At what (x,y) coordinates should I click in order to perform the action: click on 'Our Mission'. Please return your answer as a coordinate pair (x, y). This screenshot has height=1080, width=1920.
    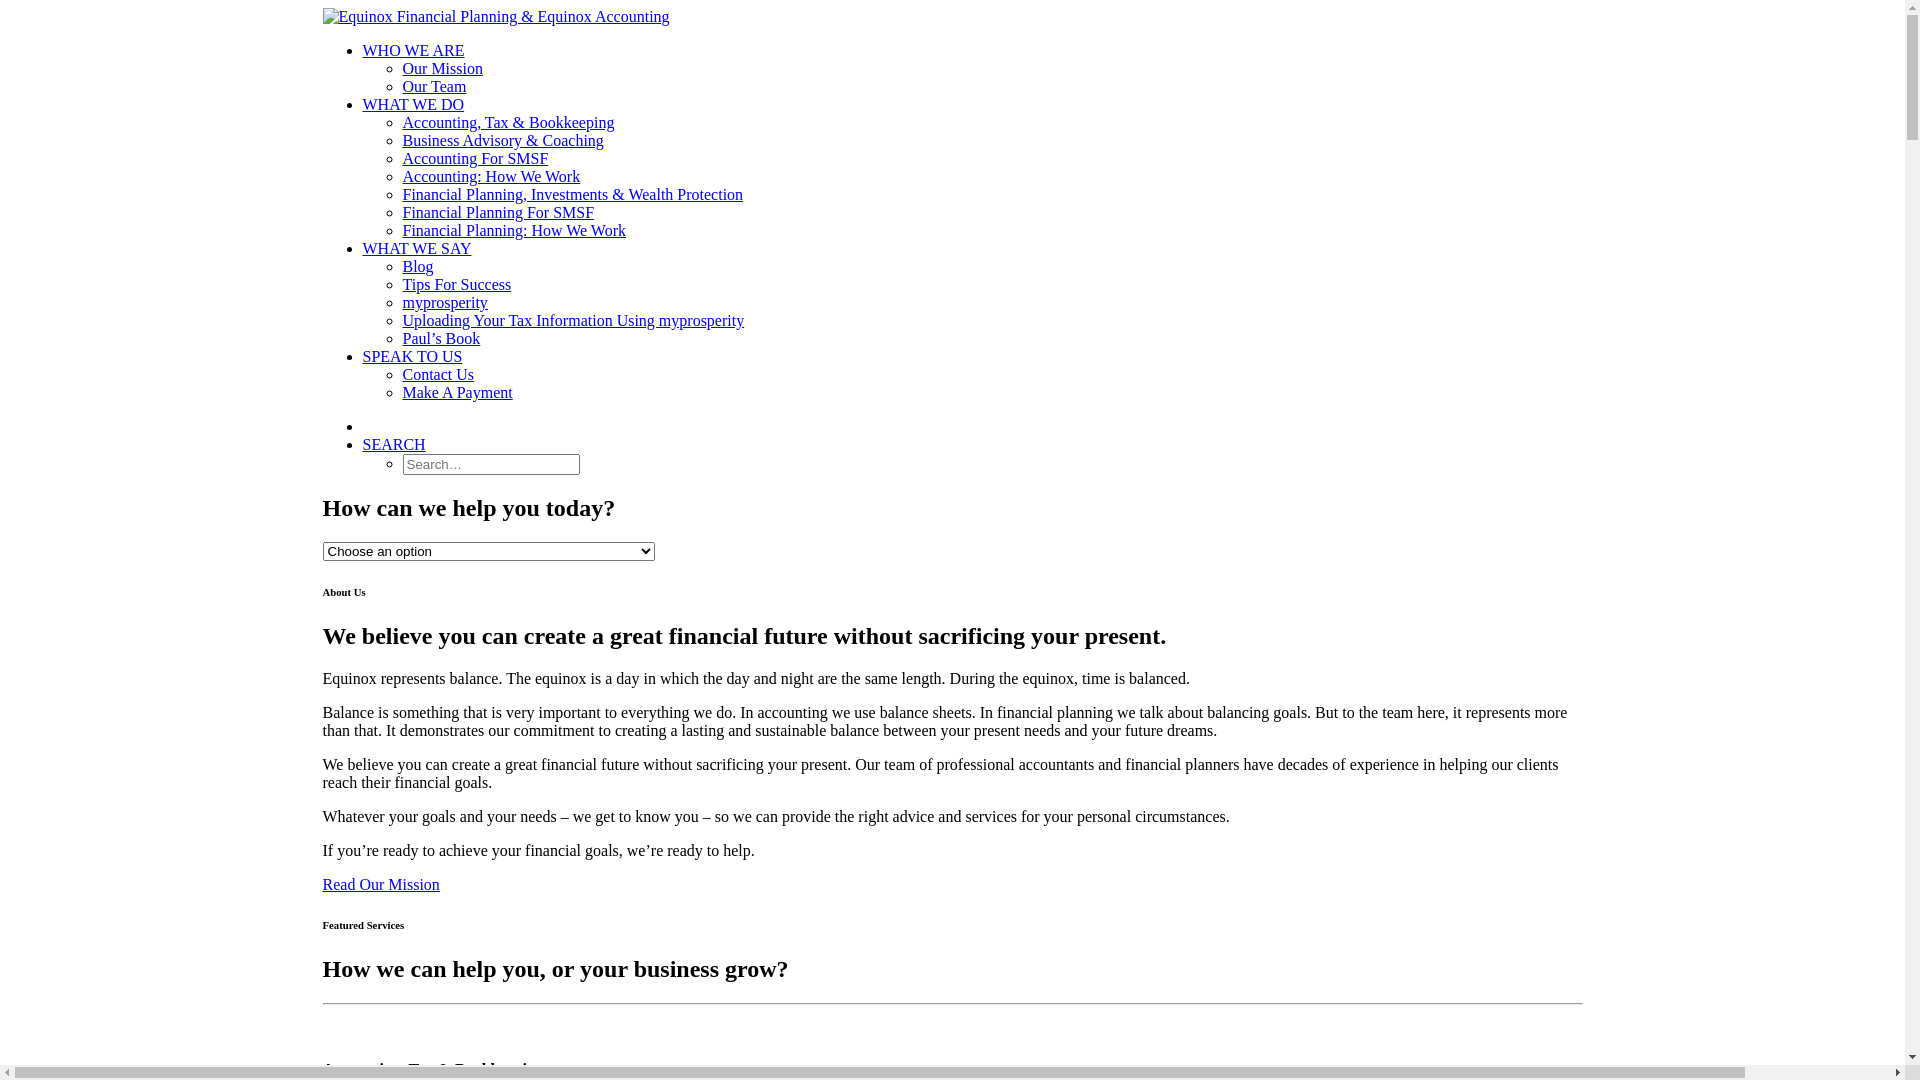
    Looking at the image, I should click on (440, 67).